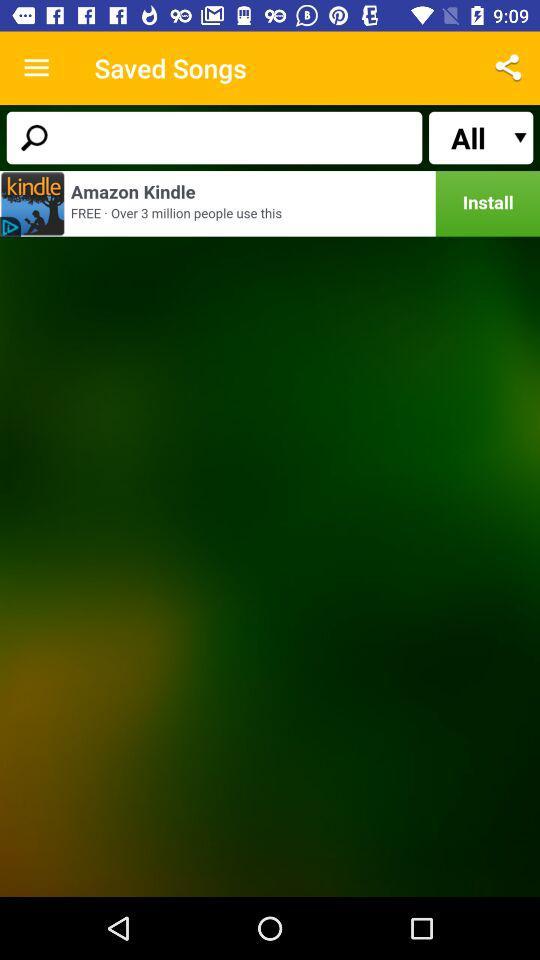 The image size is (540, 960). Describe the element at coordinates (213, 136) in the screenshot. I see `search option` at that location.